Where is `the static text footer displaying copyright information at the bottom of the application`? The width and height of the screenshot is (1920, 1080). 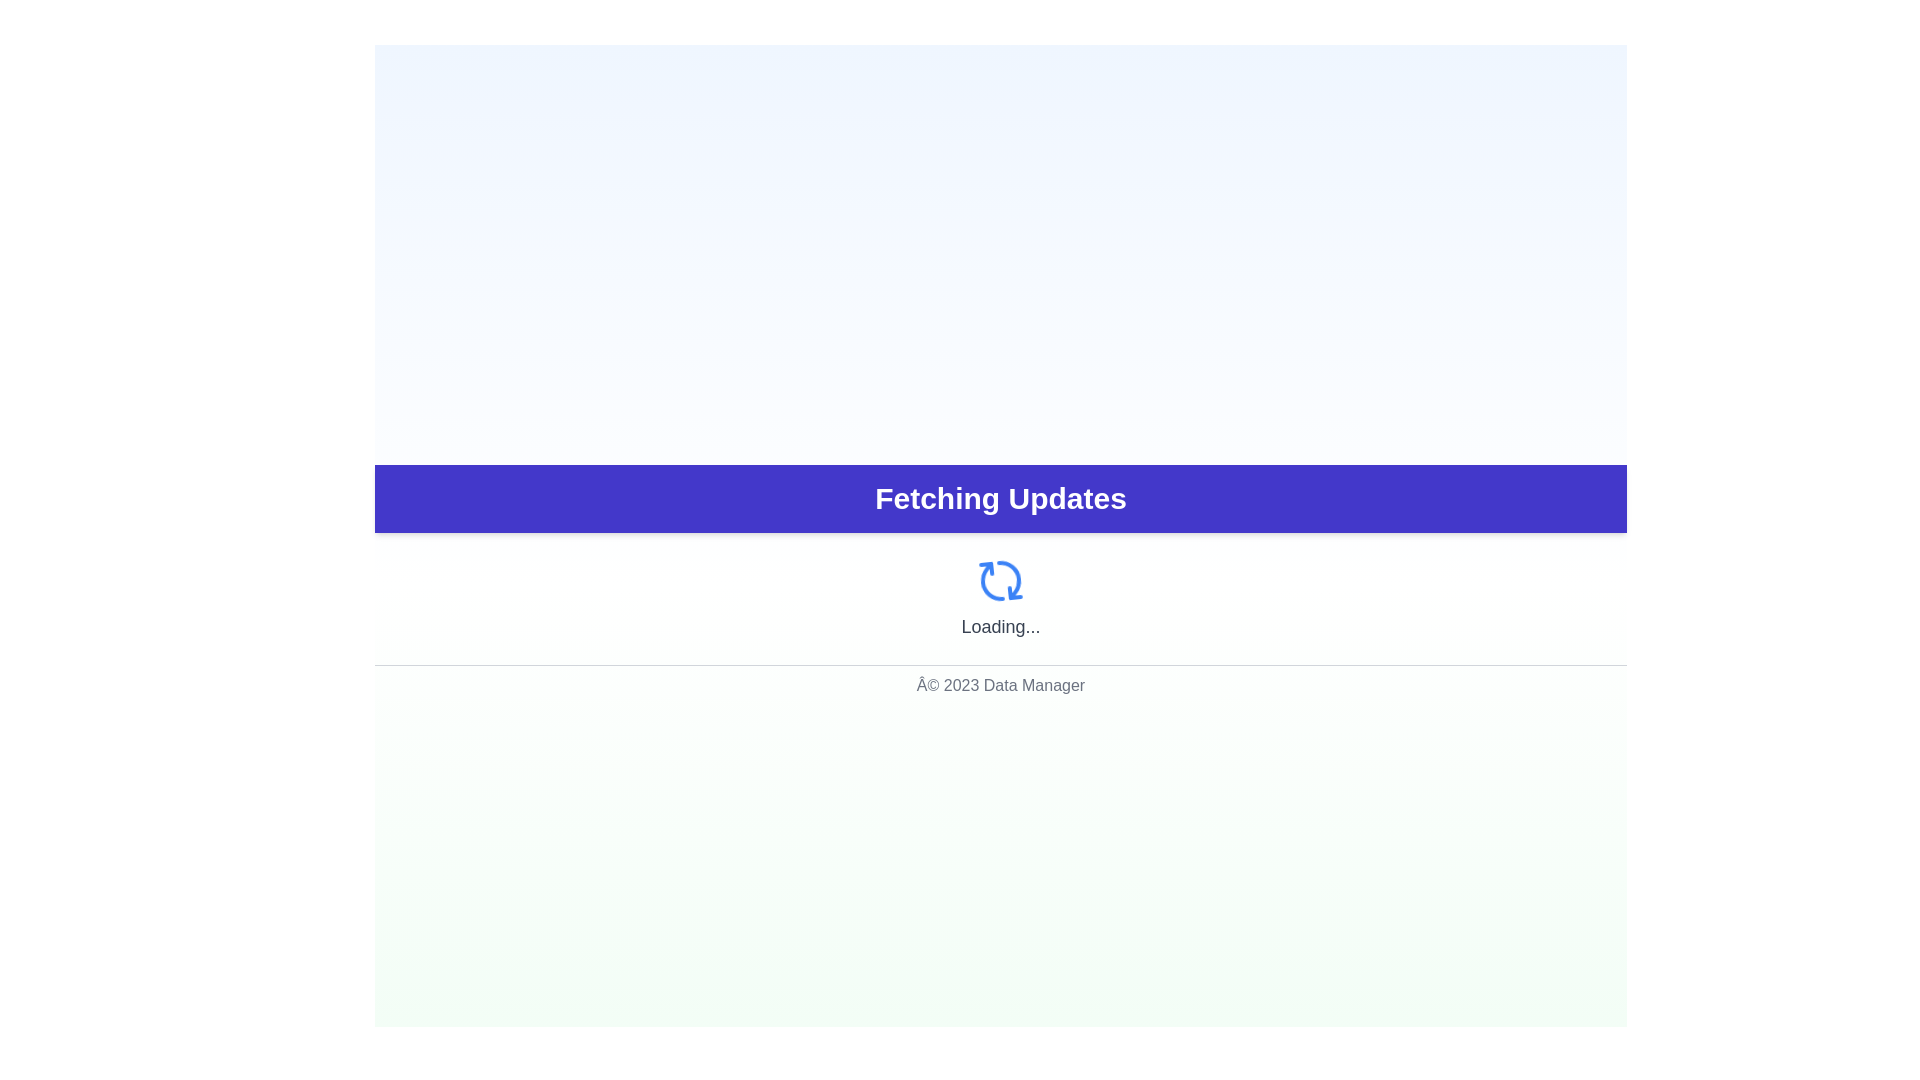 the static text footer displaying copyright information at the bottom of the application is located at coordinates (1001, 684).